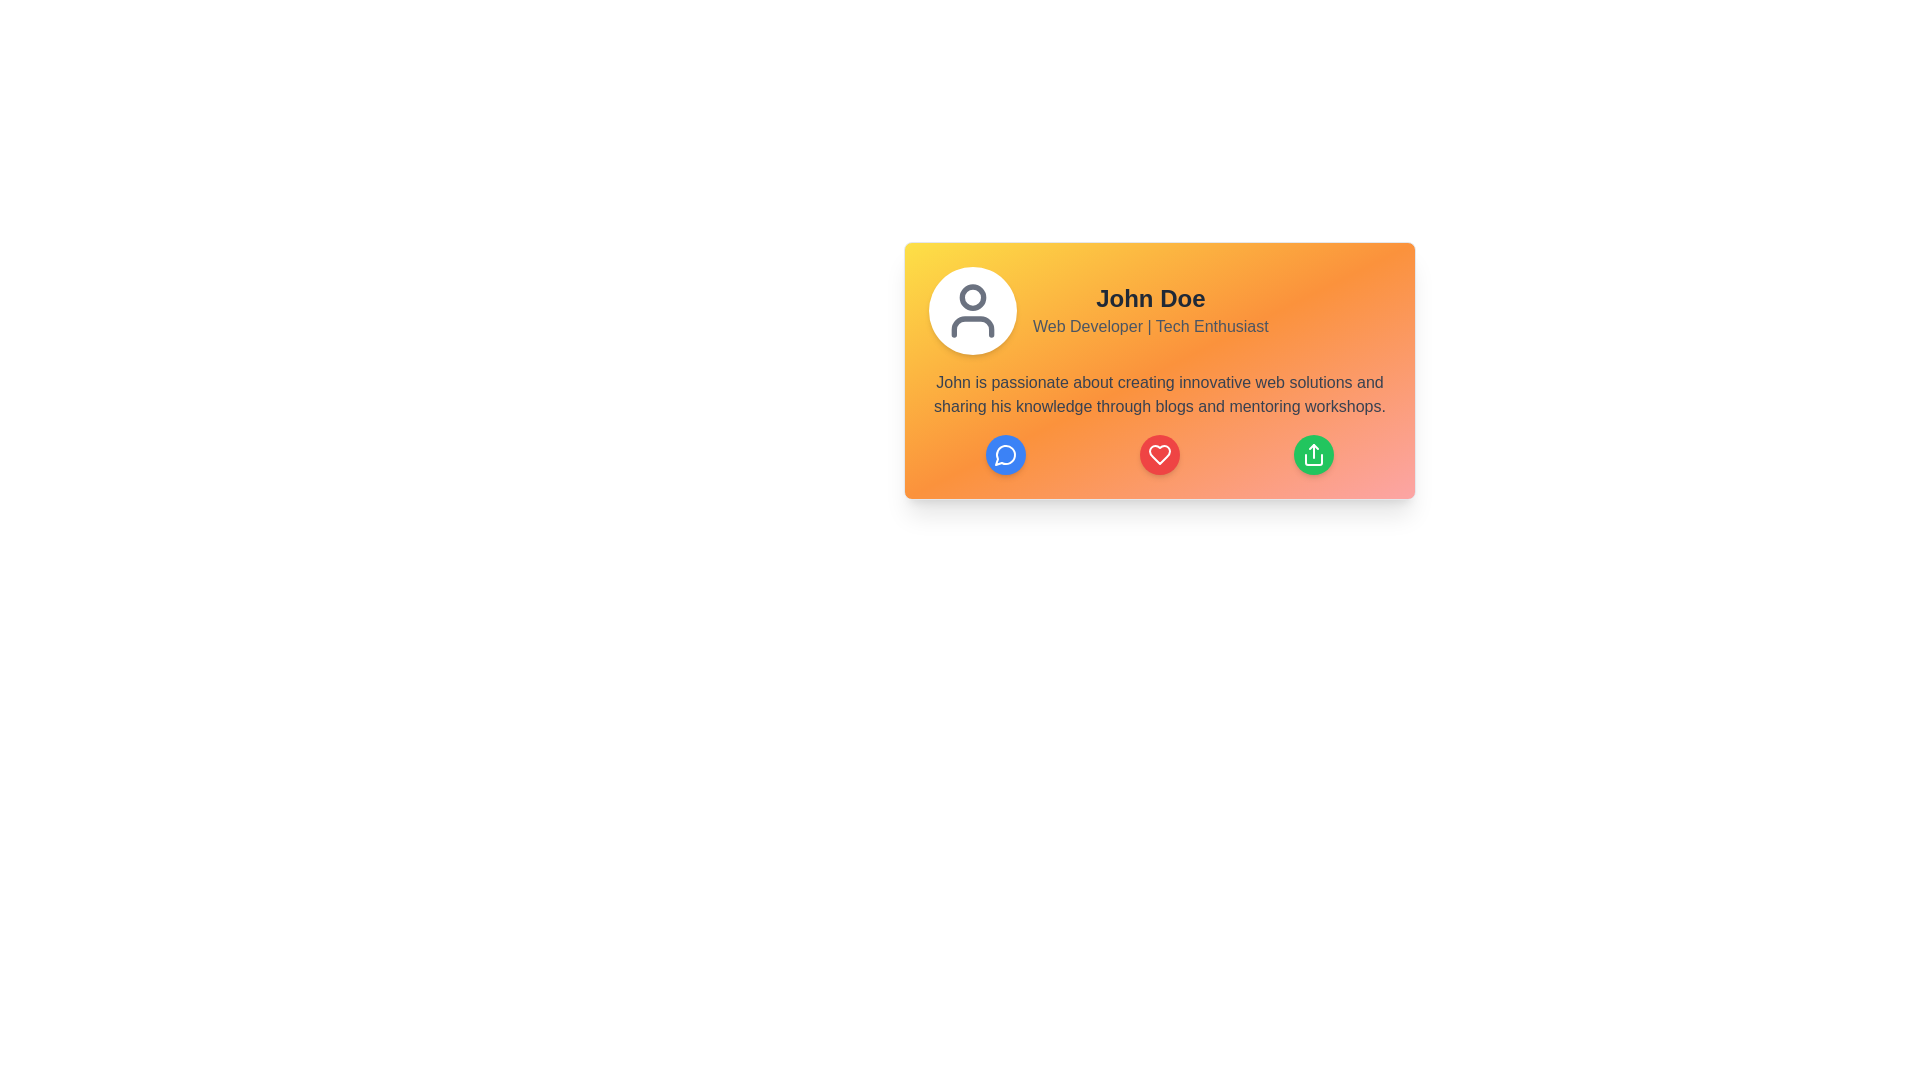 This screenshot has height=1080, width=1920. Describe the element at coordinates (1006, 455) in the screenshot. I see `the first icon button located at the bottom section of the rectangular card` at that location.